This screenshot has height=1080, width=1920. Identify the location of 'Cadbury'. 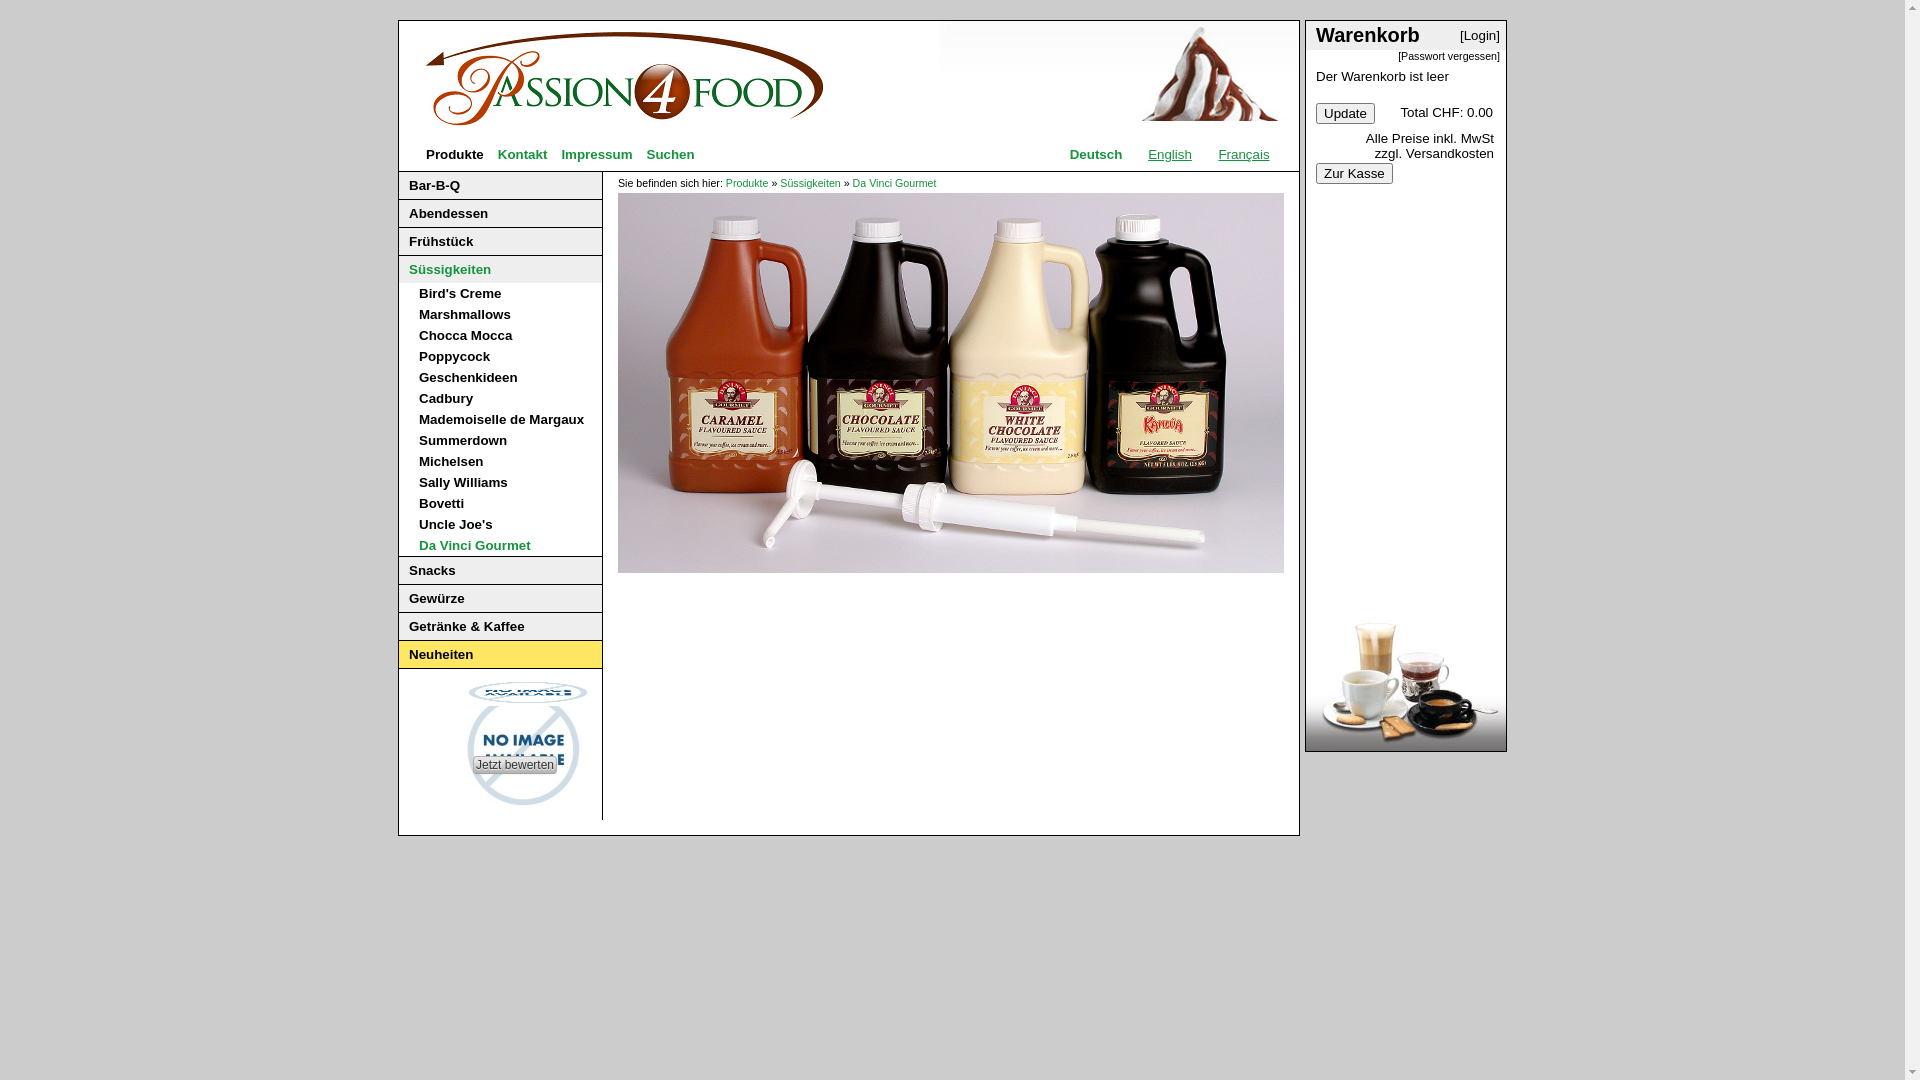
(417, 398).